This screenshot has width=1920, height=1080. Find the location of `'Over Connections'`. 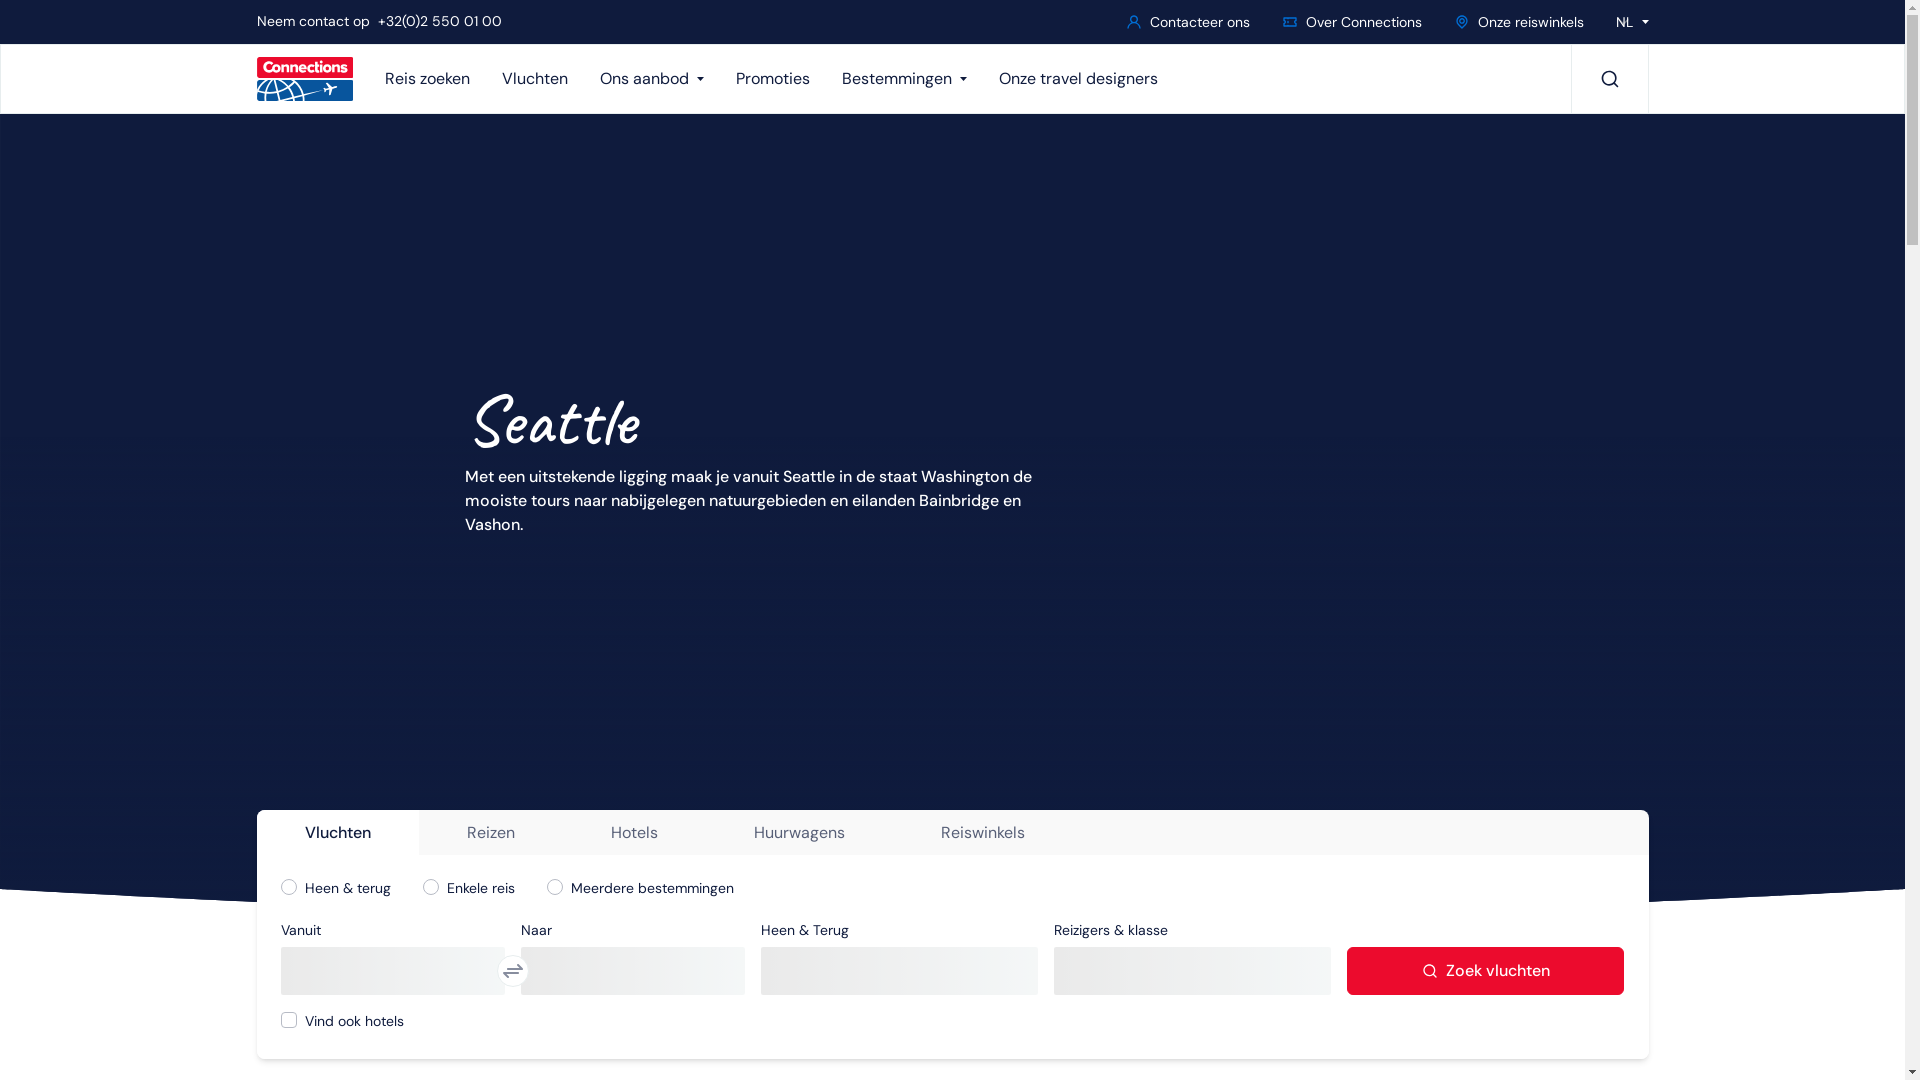

'Over Connections' is located at coordinates (1272, 22).